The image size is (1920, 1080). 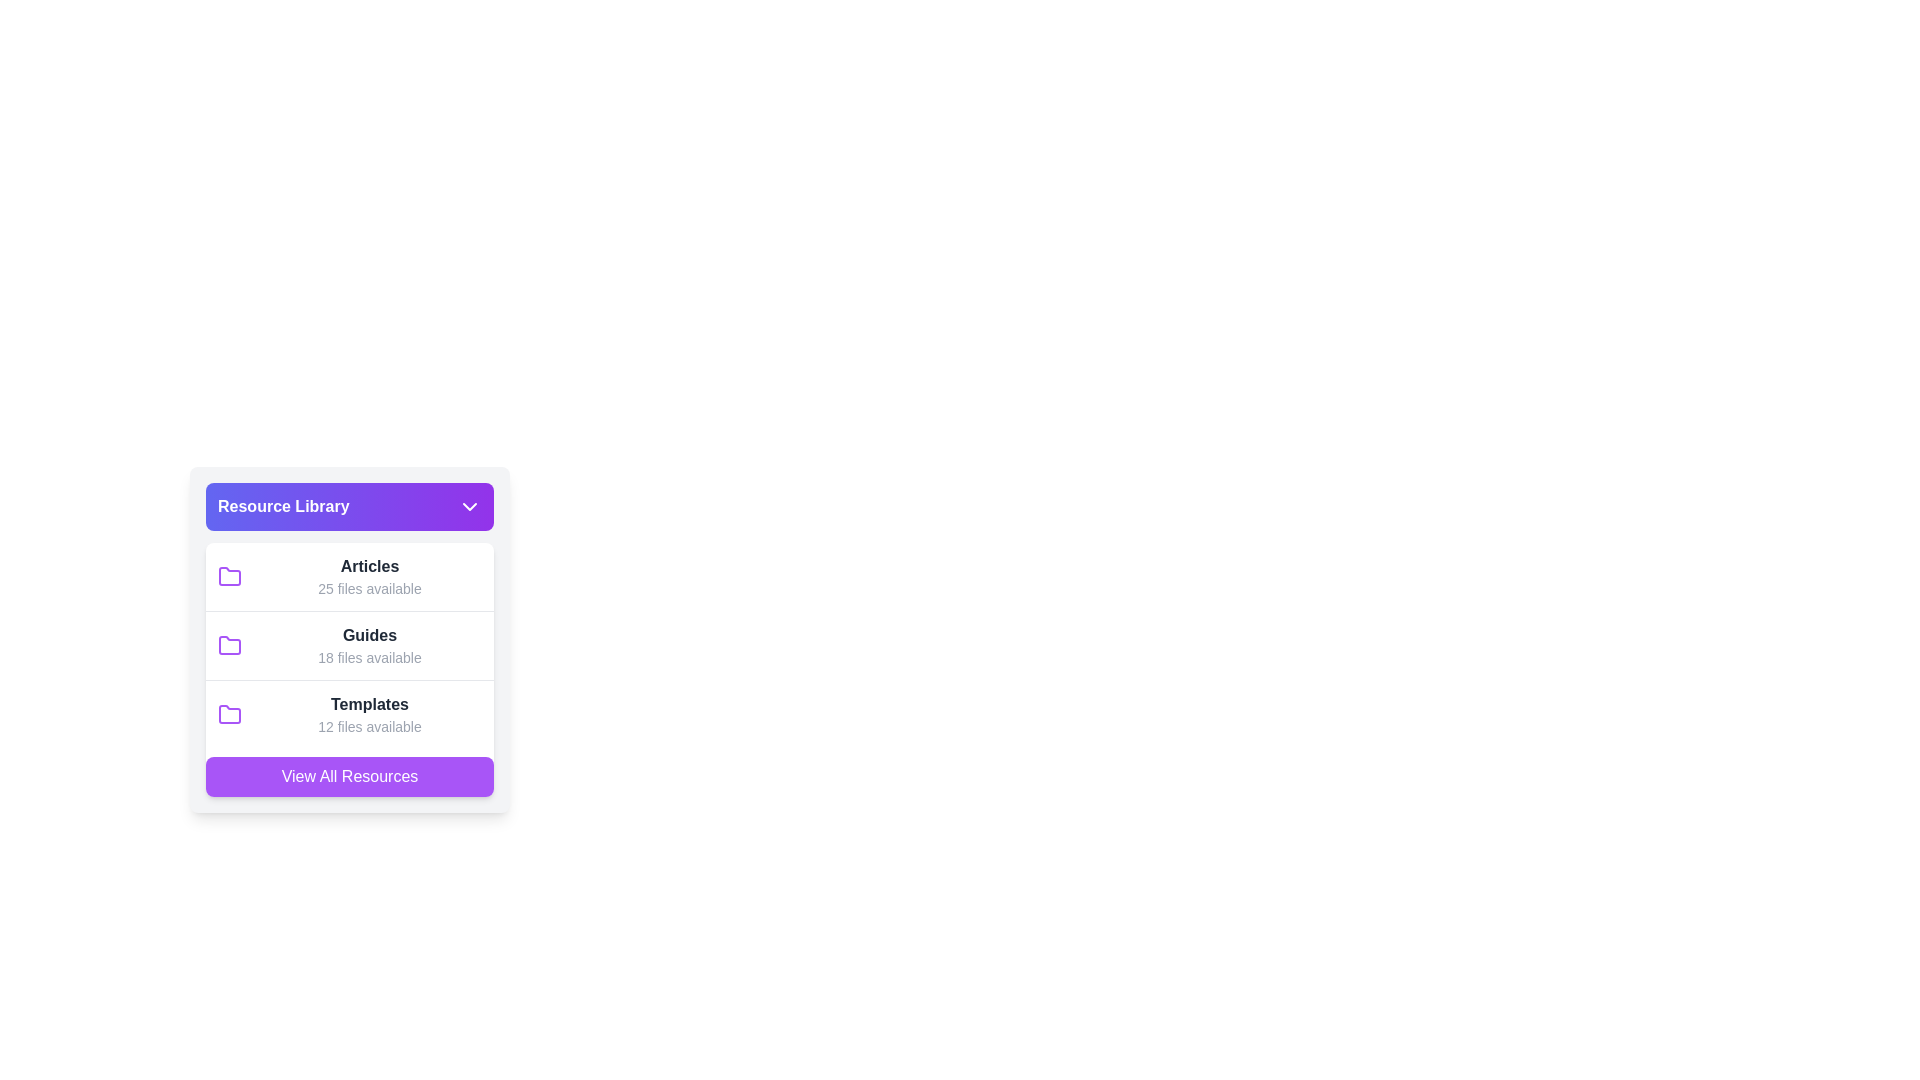 I want to click on the second item in the vertical list of the 'Resource Library' panel, so click(x=369, y=645).